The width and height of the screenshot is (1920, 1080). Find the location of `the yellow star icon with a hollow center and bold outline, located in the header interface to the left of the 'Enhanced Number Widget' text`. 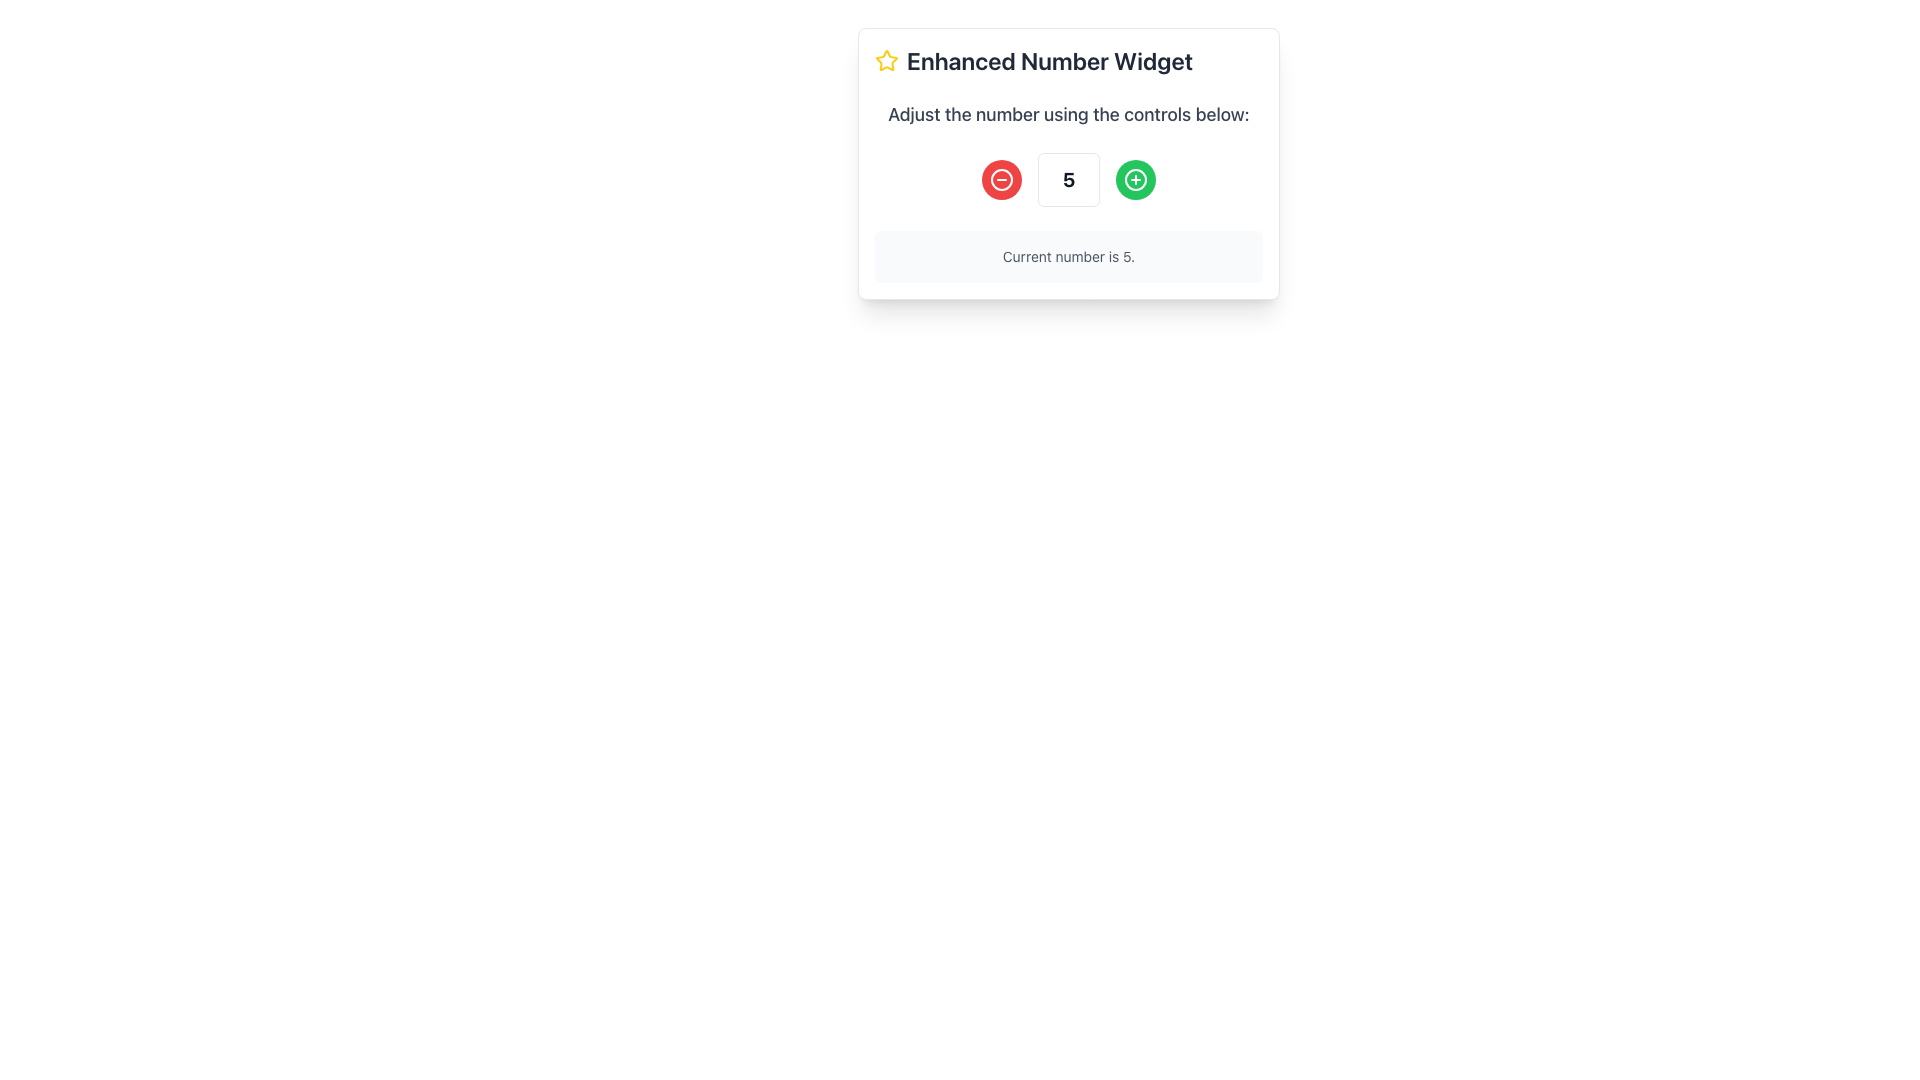

the yellow star icon with a hollow center and bold outline, located in the header interface to the left of the 'Enhanced Number Widget' text is located at coordinates (886, 60).